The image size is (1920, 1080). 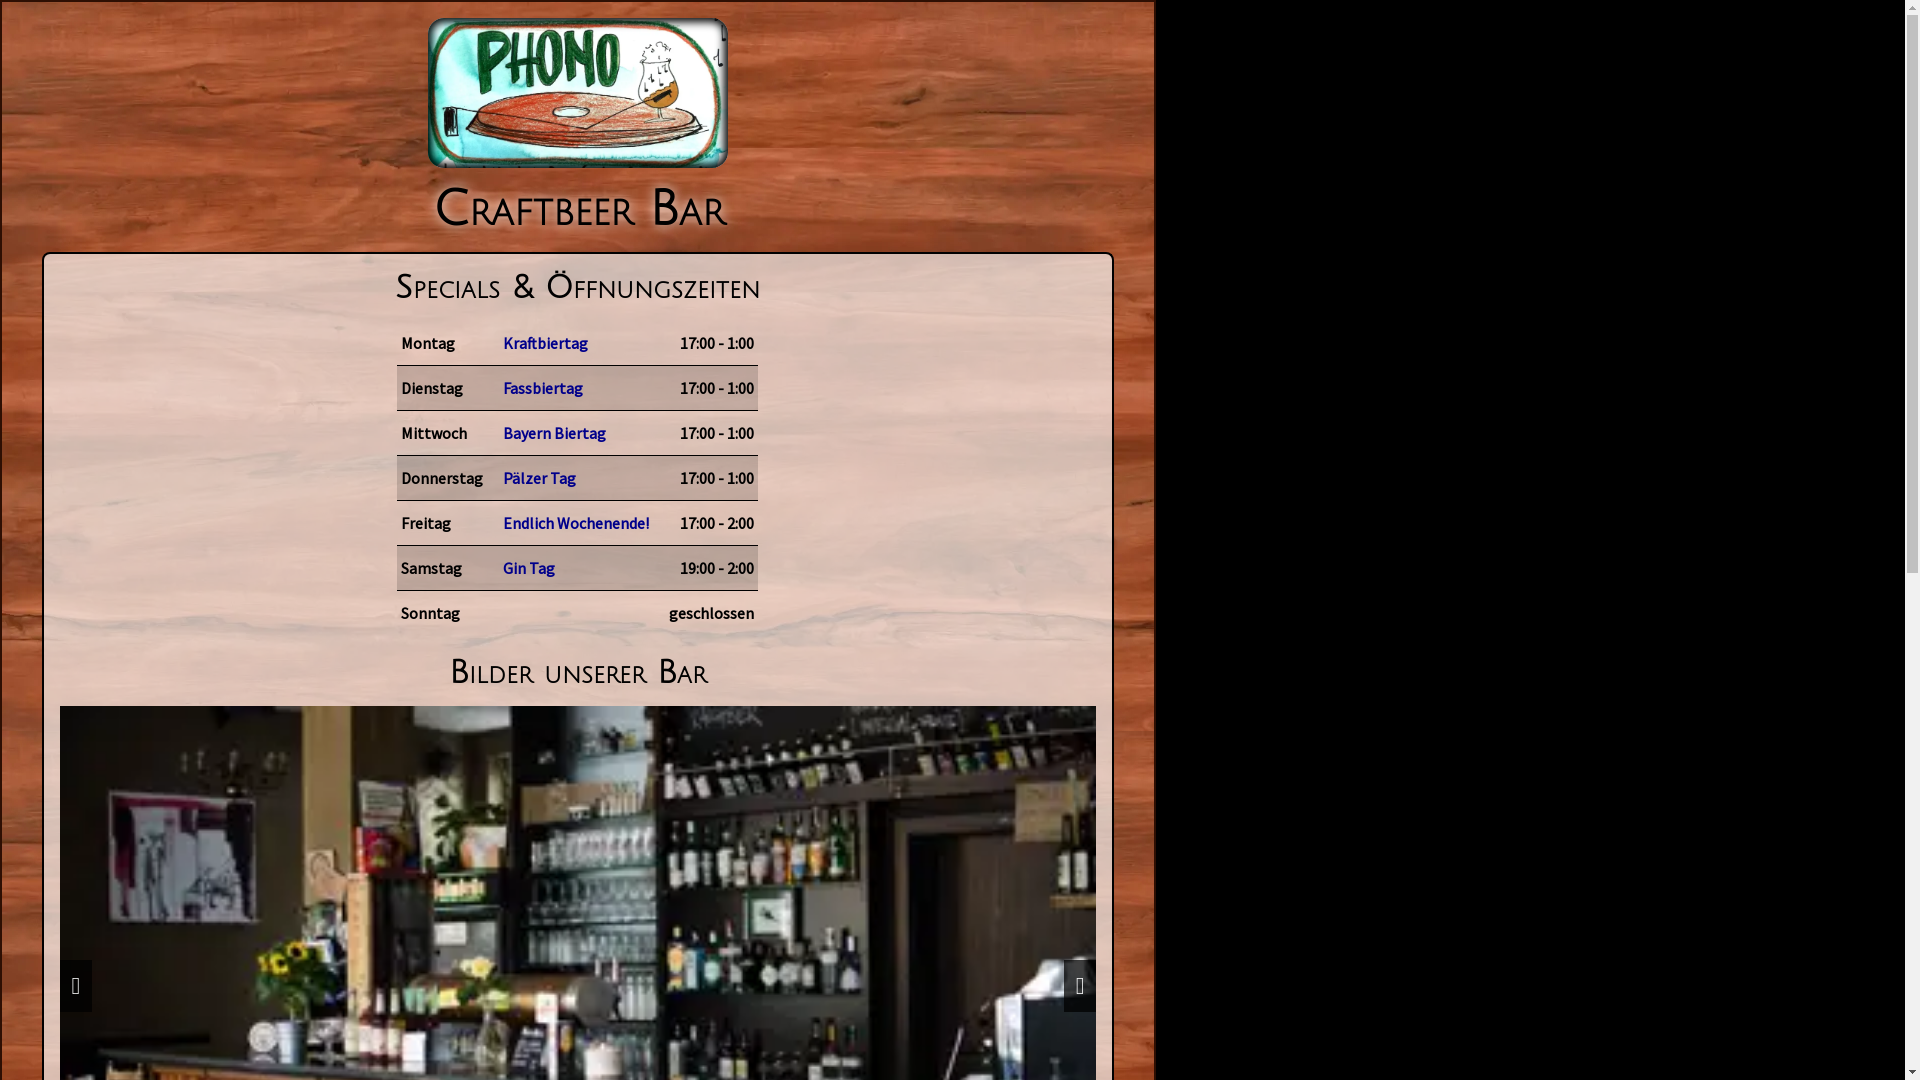 I want to click on 'Kraftbiertag', so click(x=575, y=342).